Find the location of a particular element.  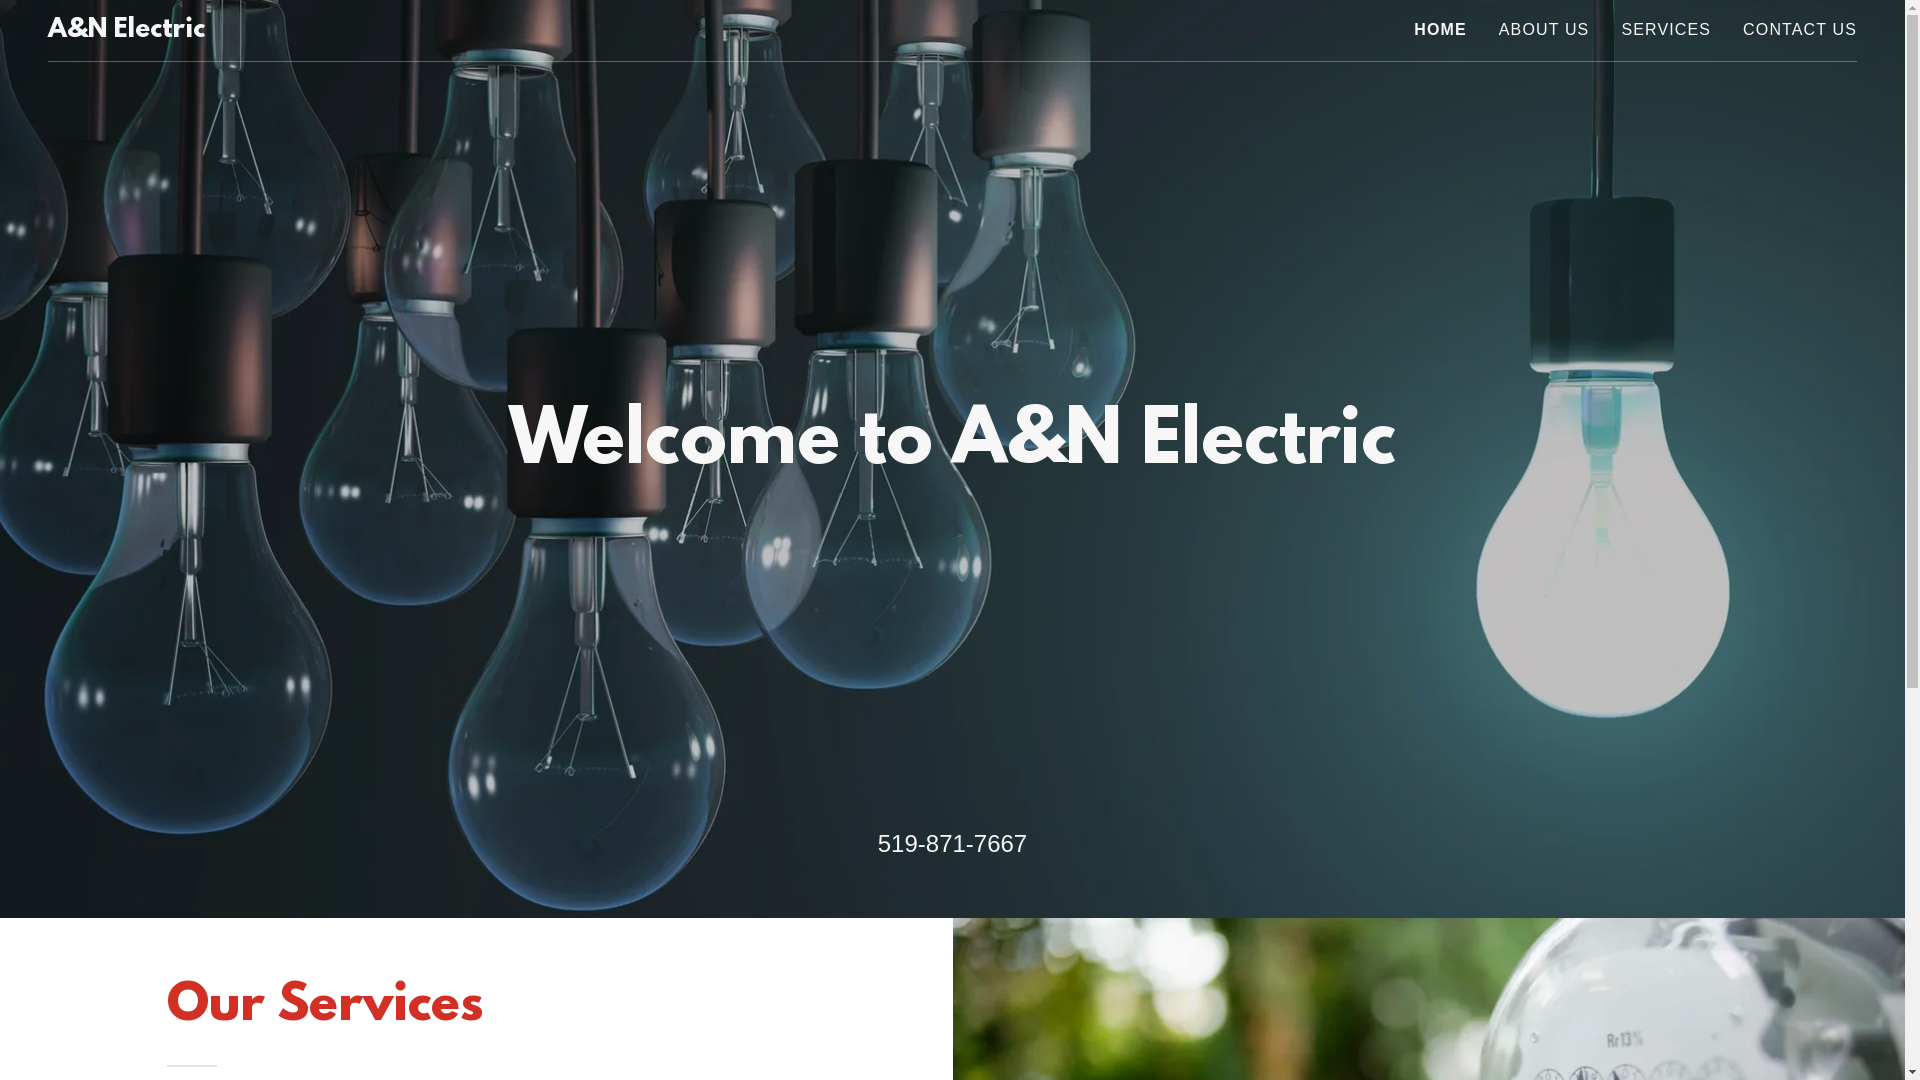

'519-871-7667' is located at coordinates (951, 843).